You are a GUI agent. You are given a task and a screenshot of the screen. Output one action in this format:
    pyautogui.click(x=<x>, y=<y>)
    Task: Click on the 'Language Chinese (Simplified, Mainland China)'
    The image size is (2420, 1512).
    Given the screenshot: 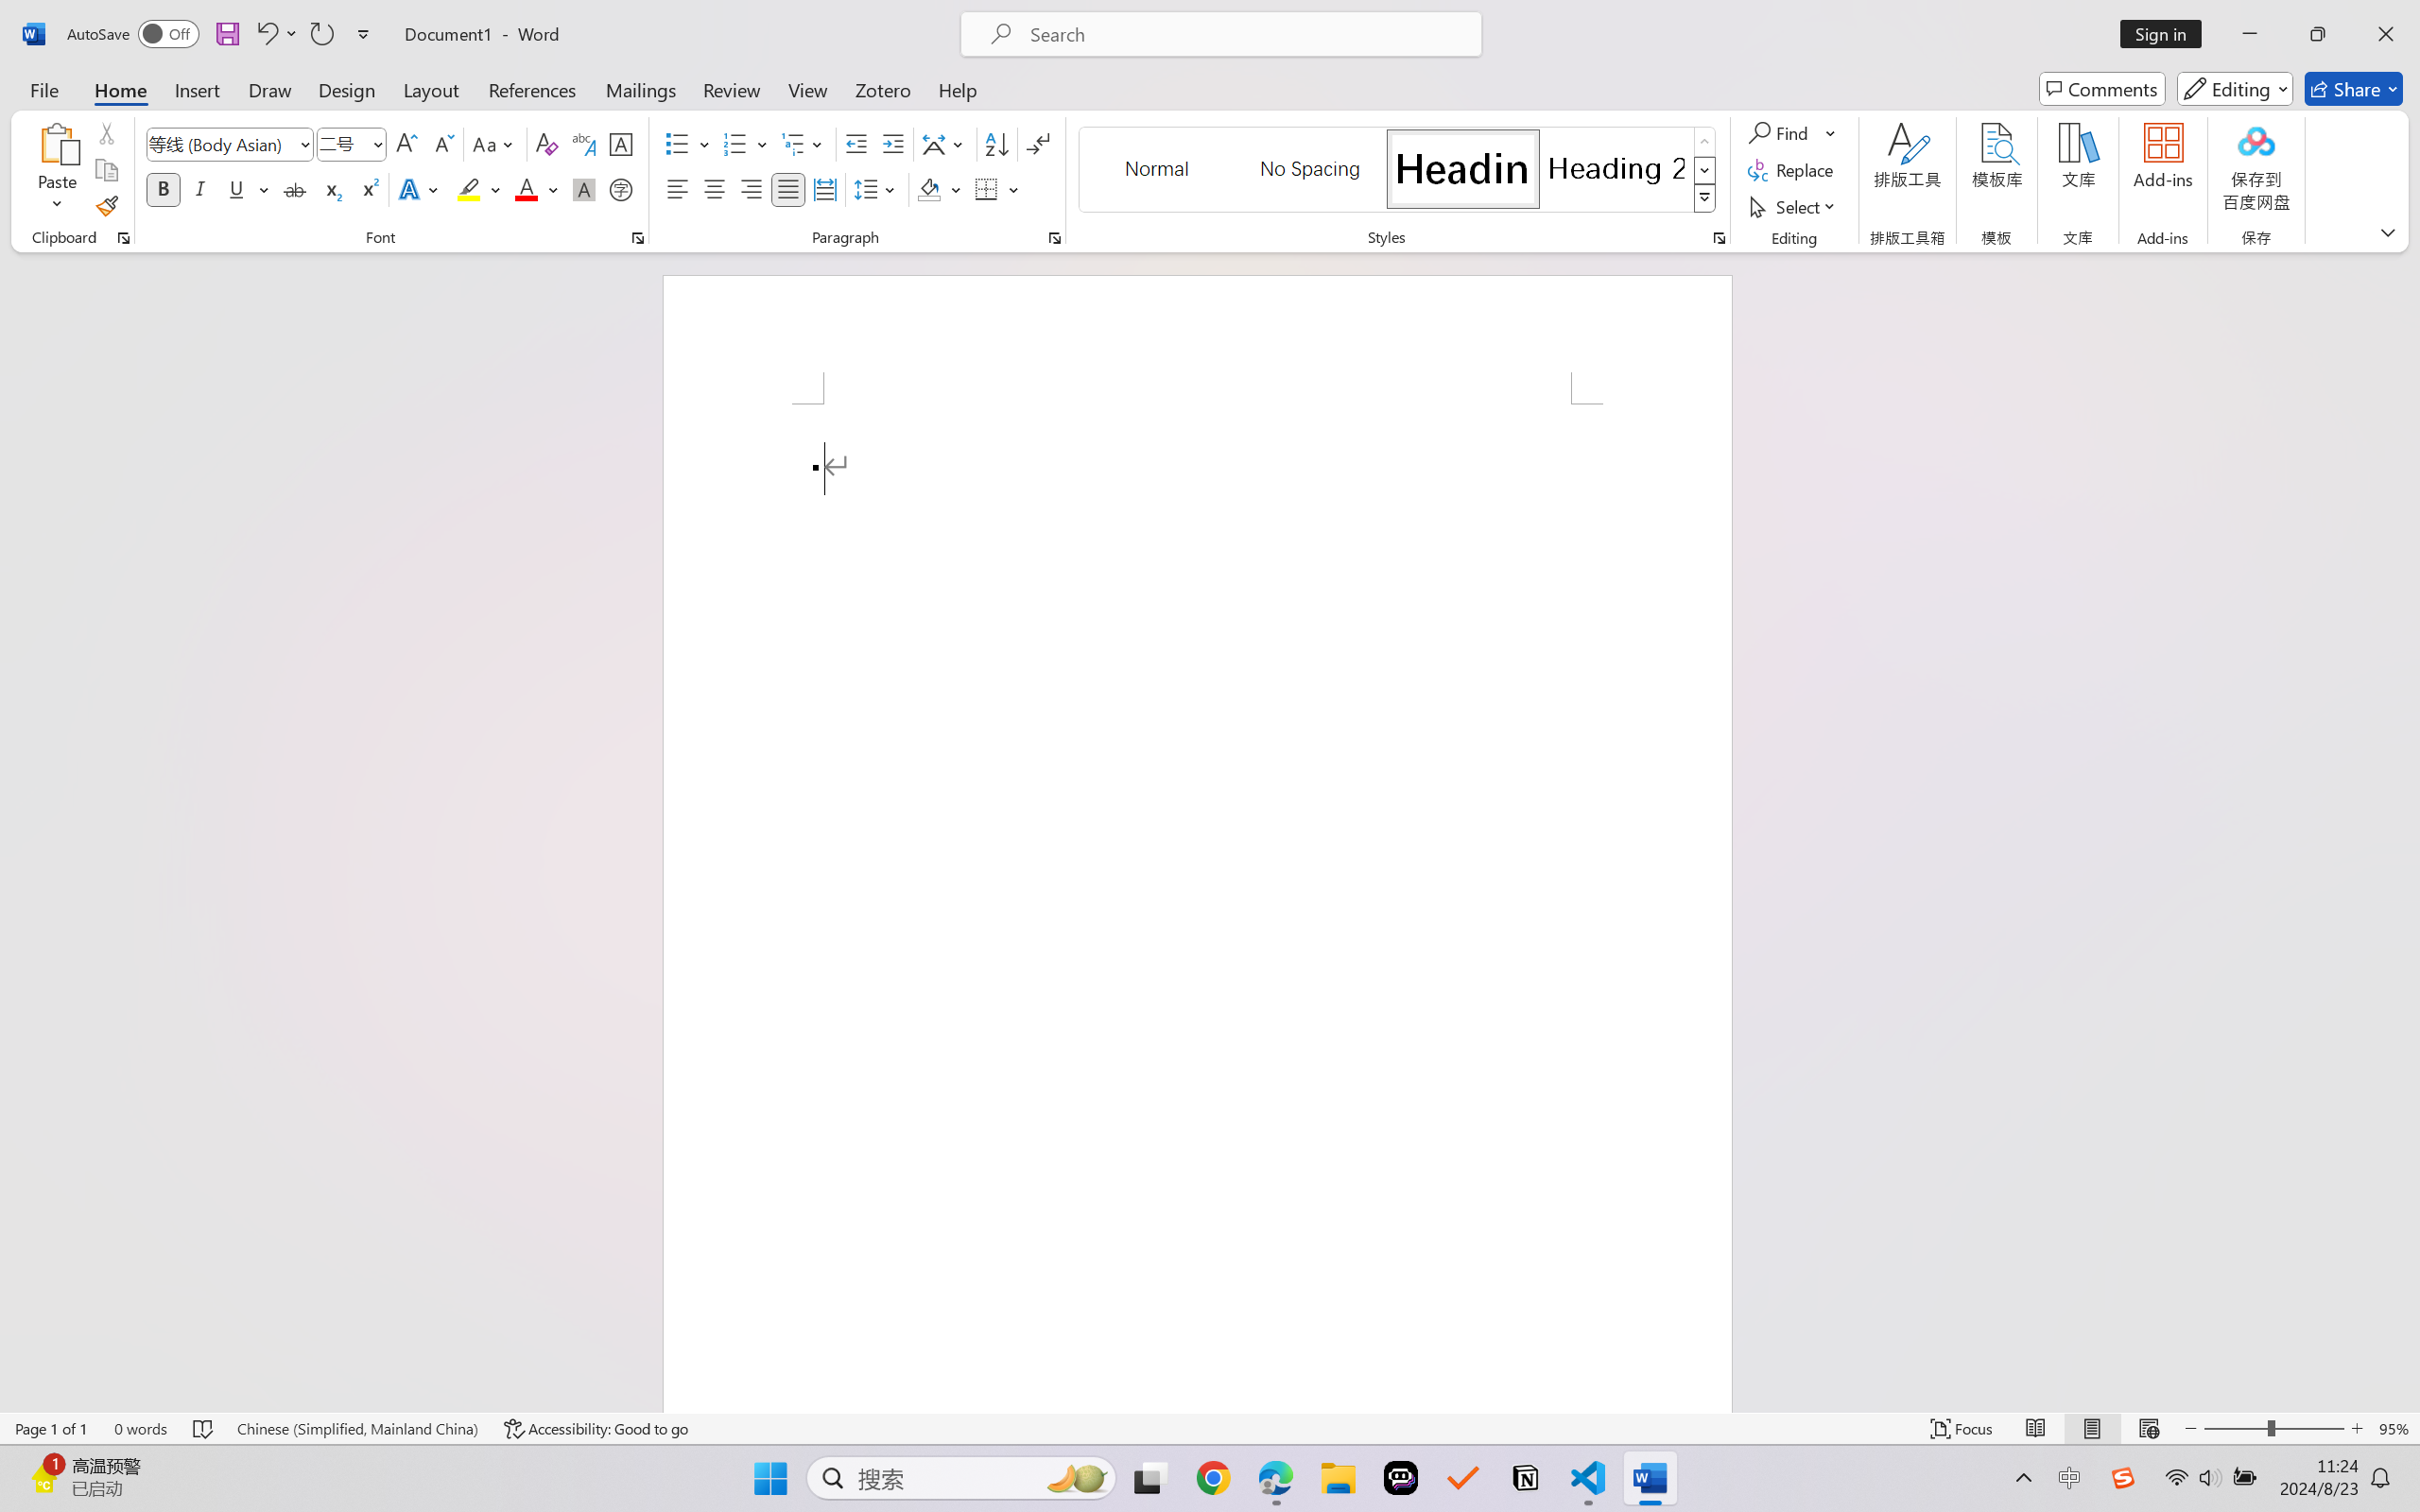 What is the action you would take?
    pyautogui.click(x=356, y=1428)
    